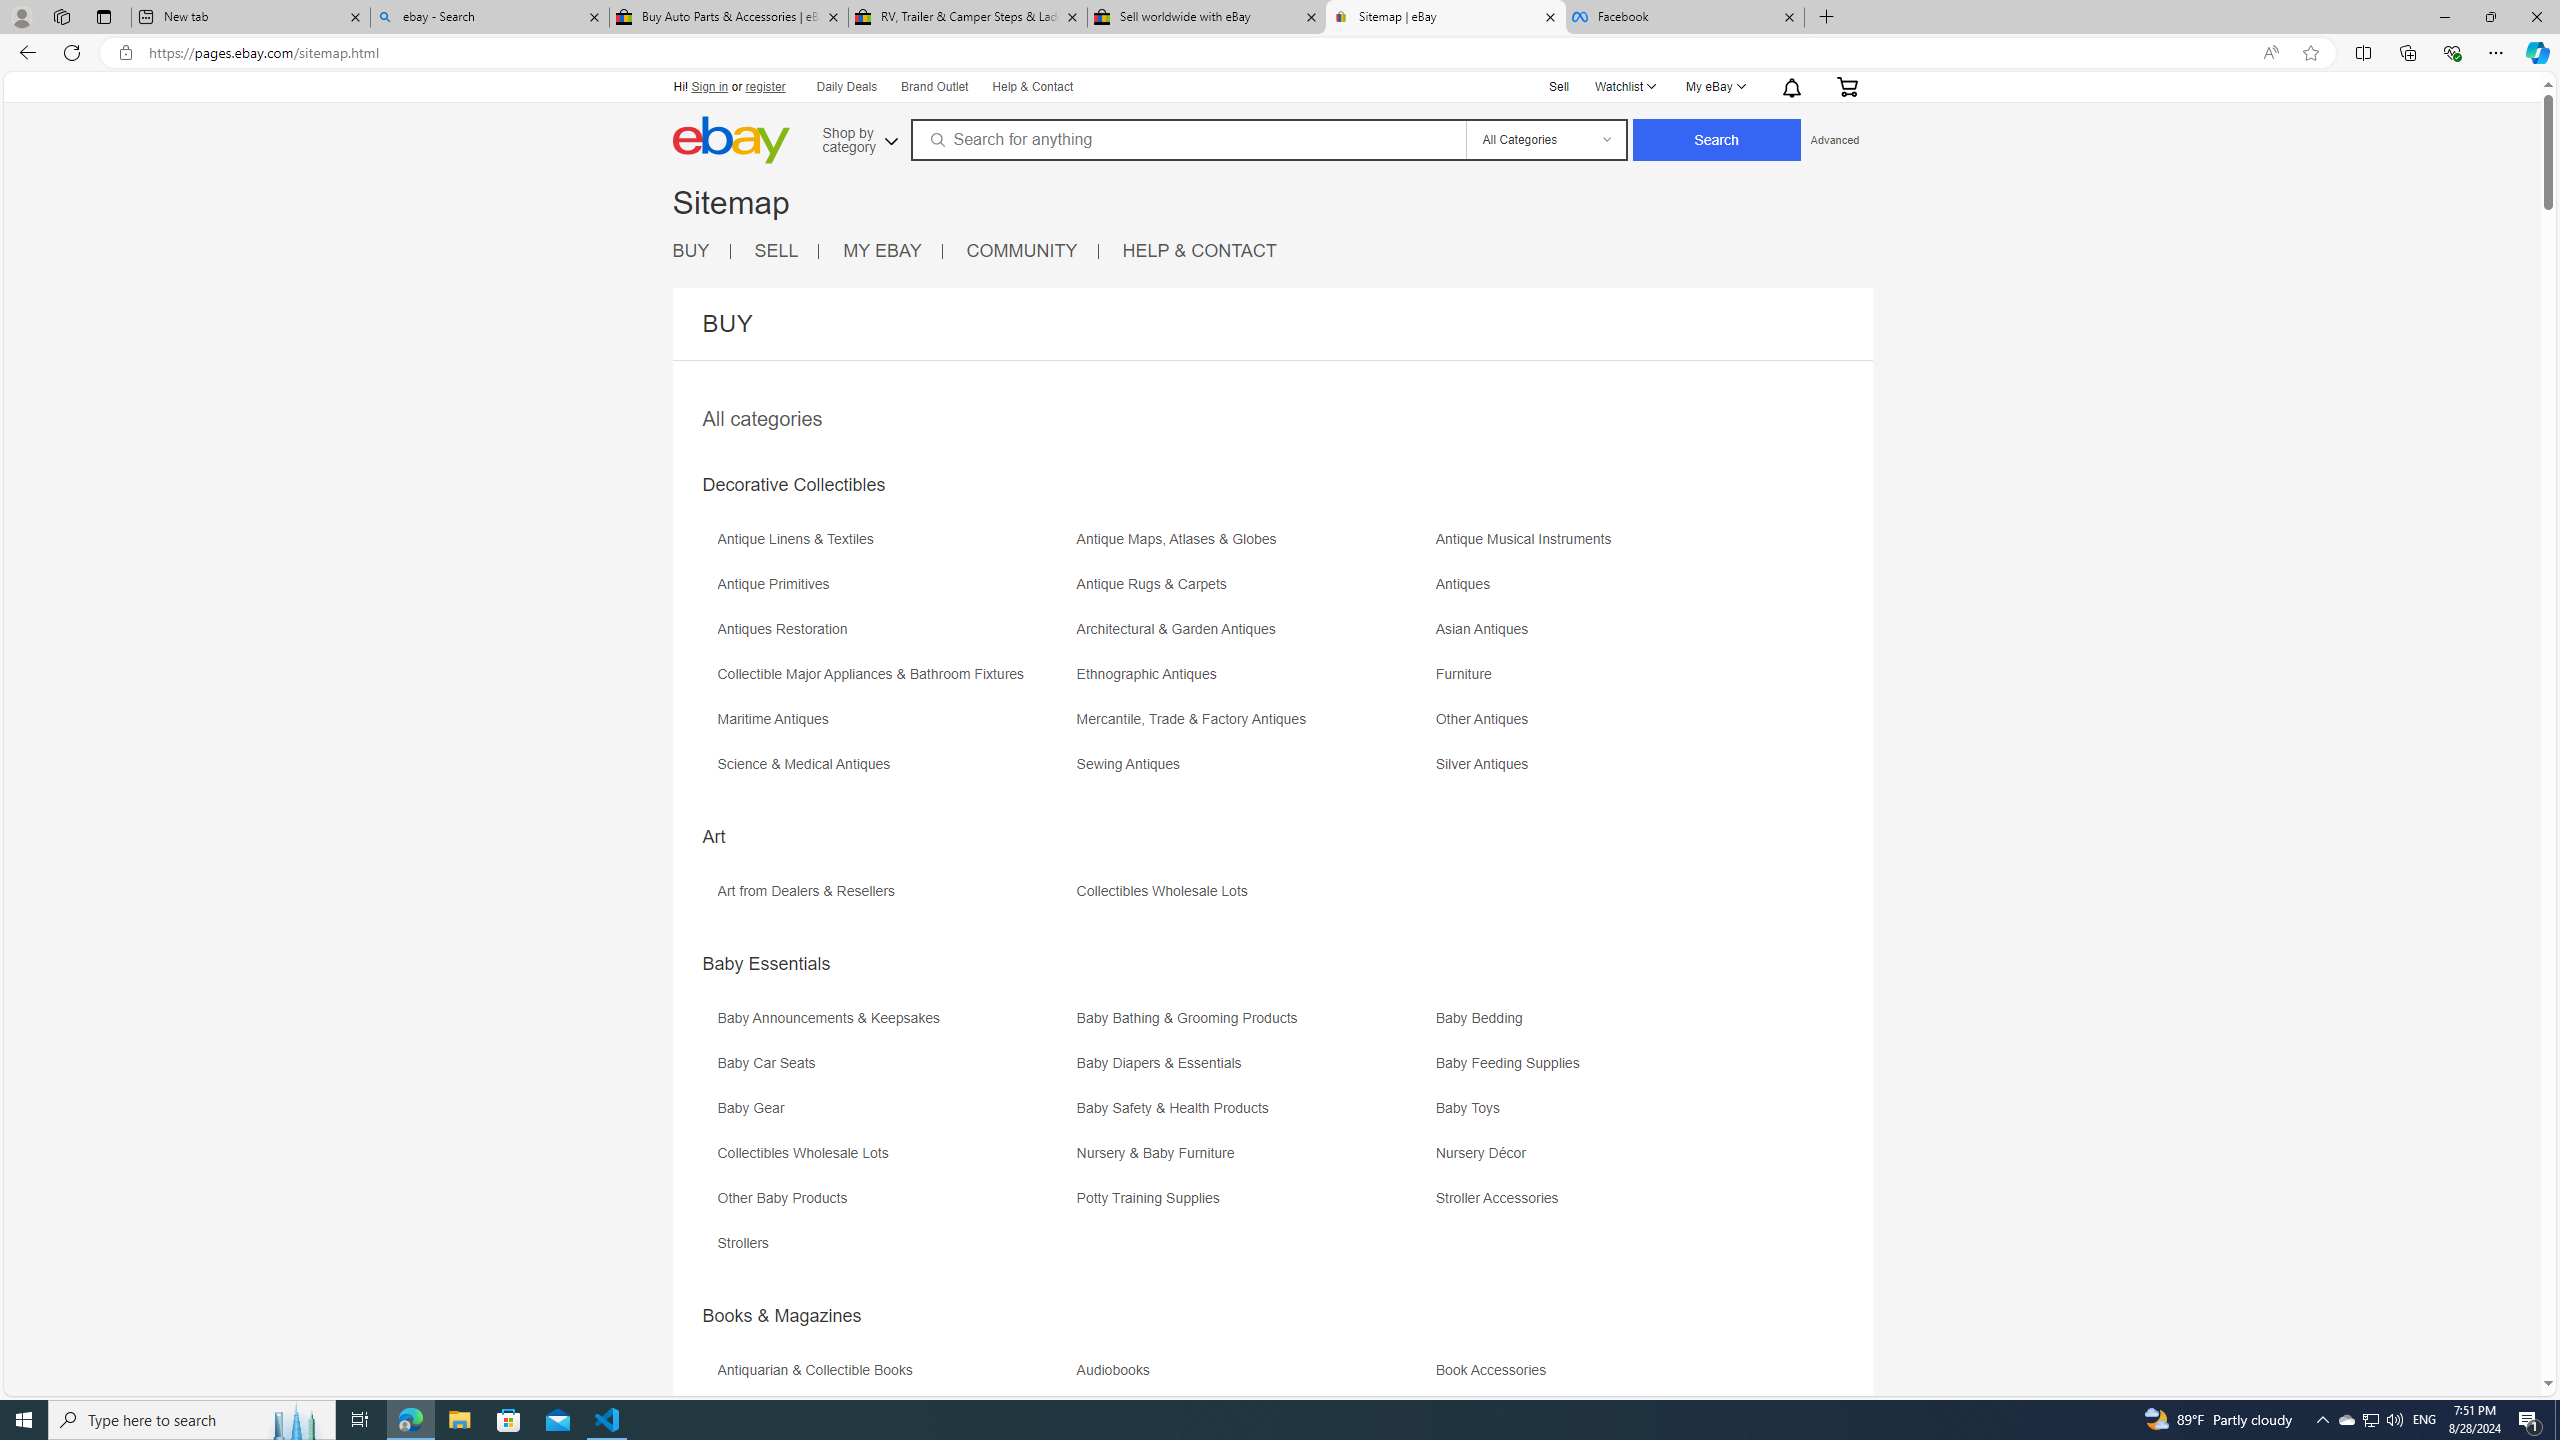 This screenshot has width=2560, height=1440. Describe the element at coordinates (1151, 1198) in the screenshot. I see `'Potty Training Supplies'` at that location.